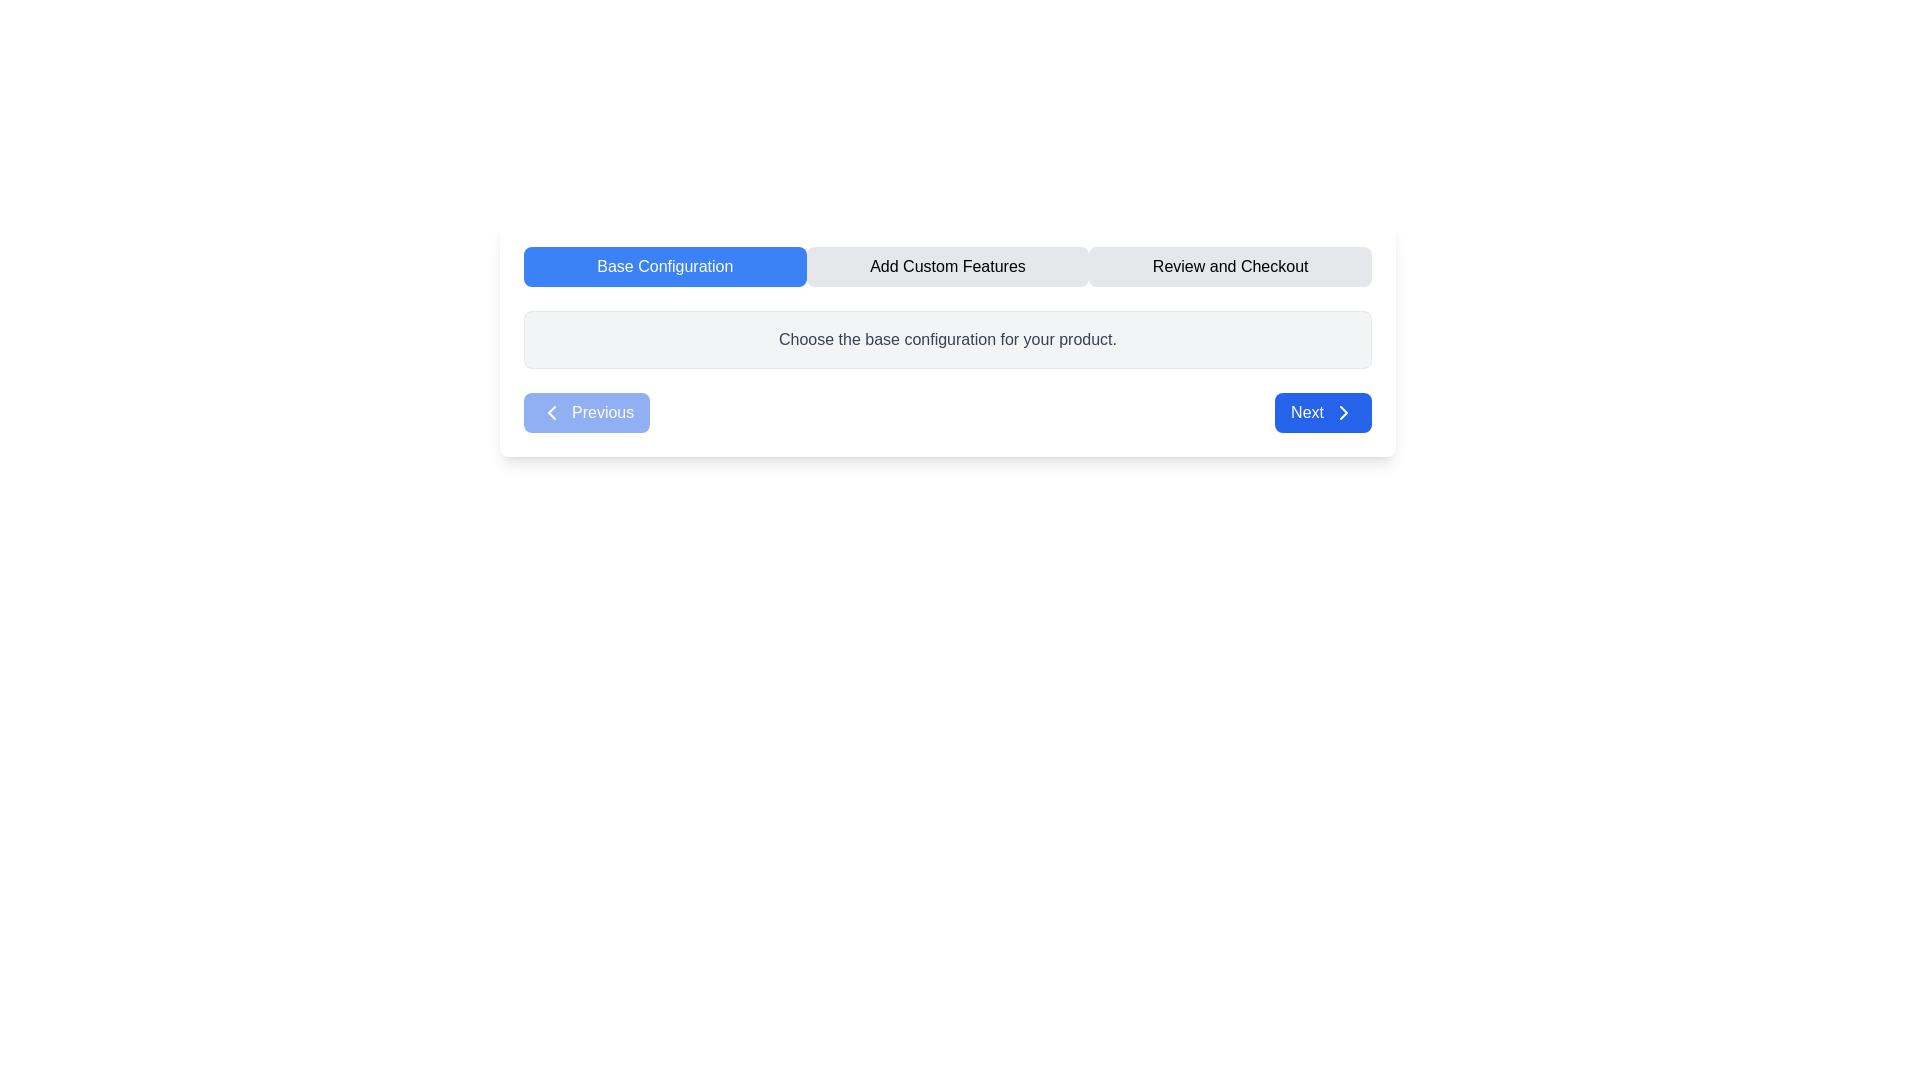  I want to click on the leftward-pointing chevron arrow SVG icon, which indicates a backward or previous action, located adjacent to the 'Previous' button, so click(552, 411).